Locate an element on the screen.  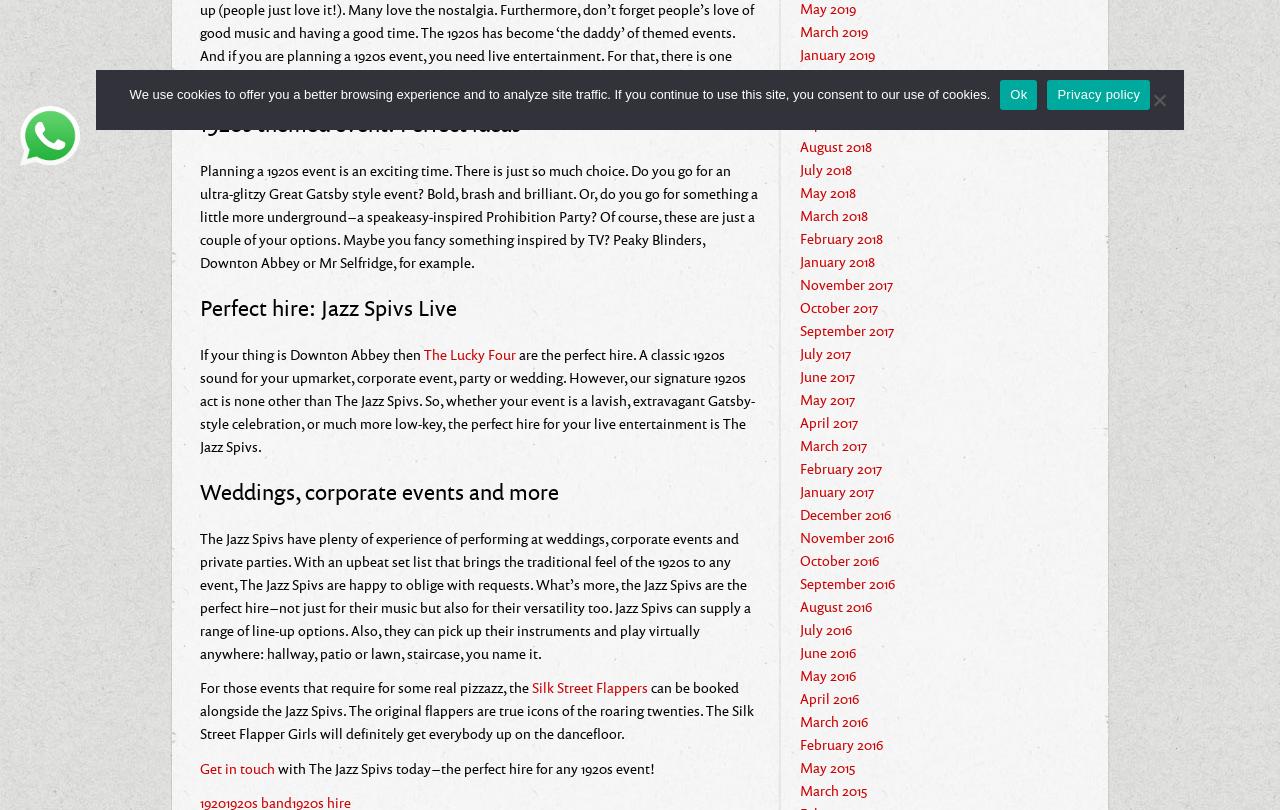
'with The Jazz Spivs today – the perfect hire for any 1920s event!' is located at coordinates (464, 766).